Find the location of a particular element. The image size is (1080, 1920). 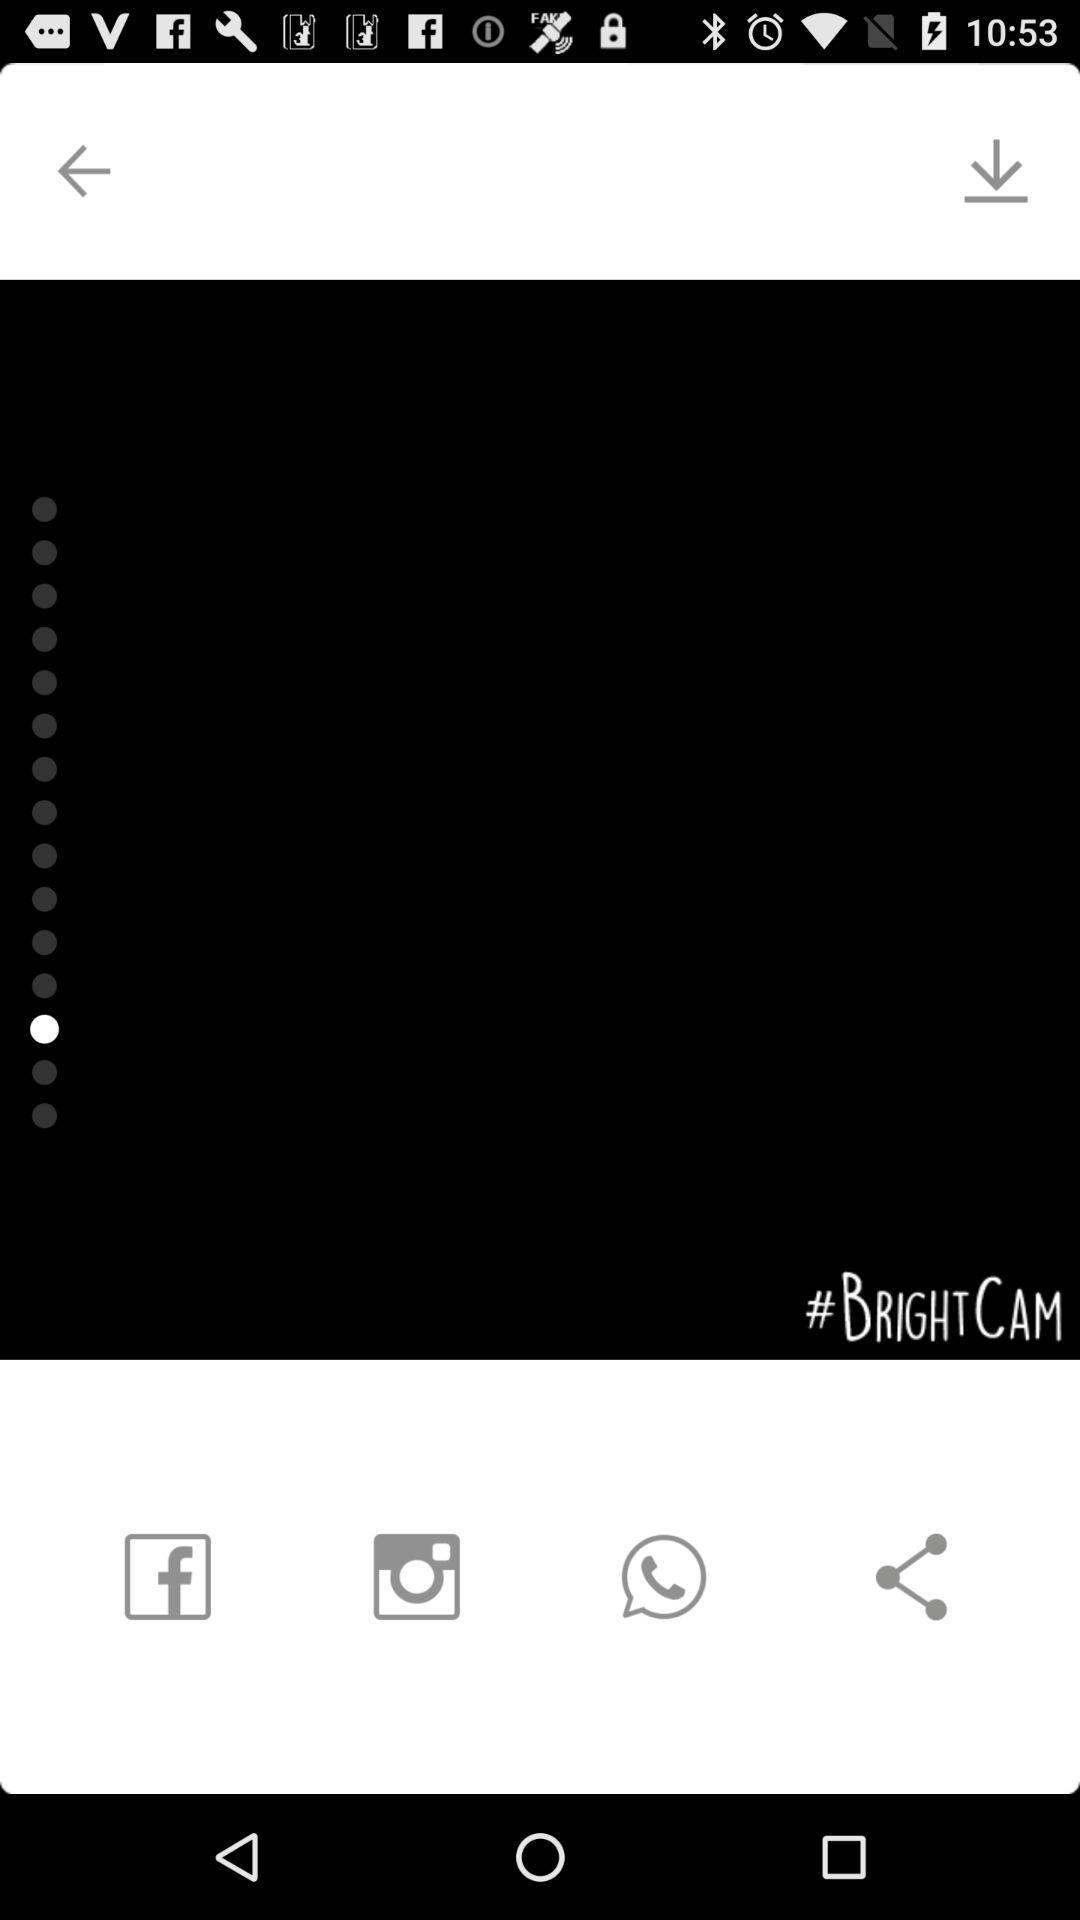

the photo icon is located at coordinates (406, 1686).